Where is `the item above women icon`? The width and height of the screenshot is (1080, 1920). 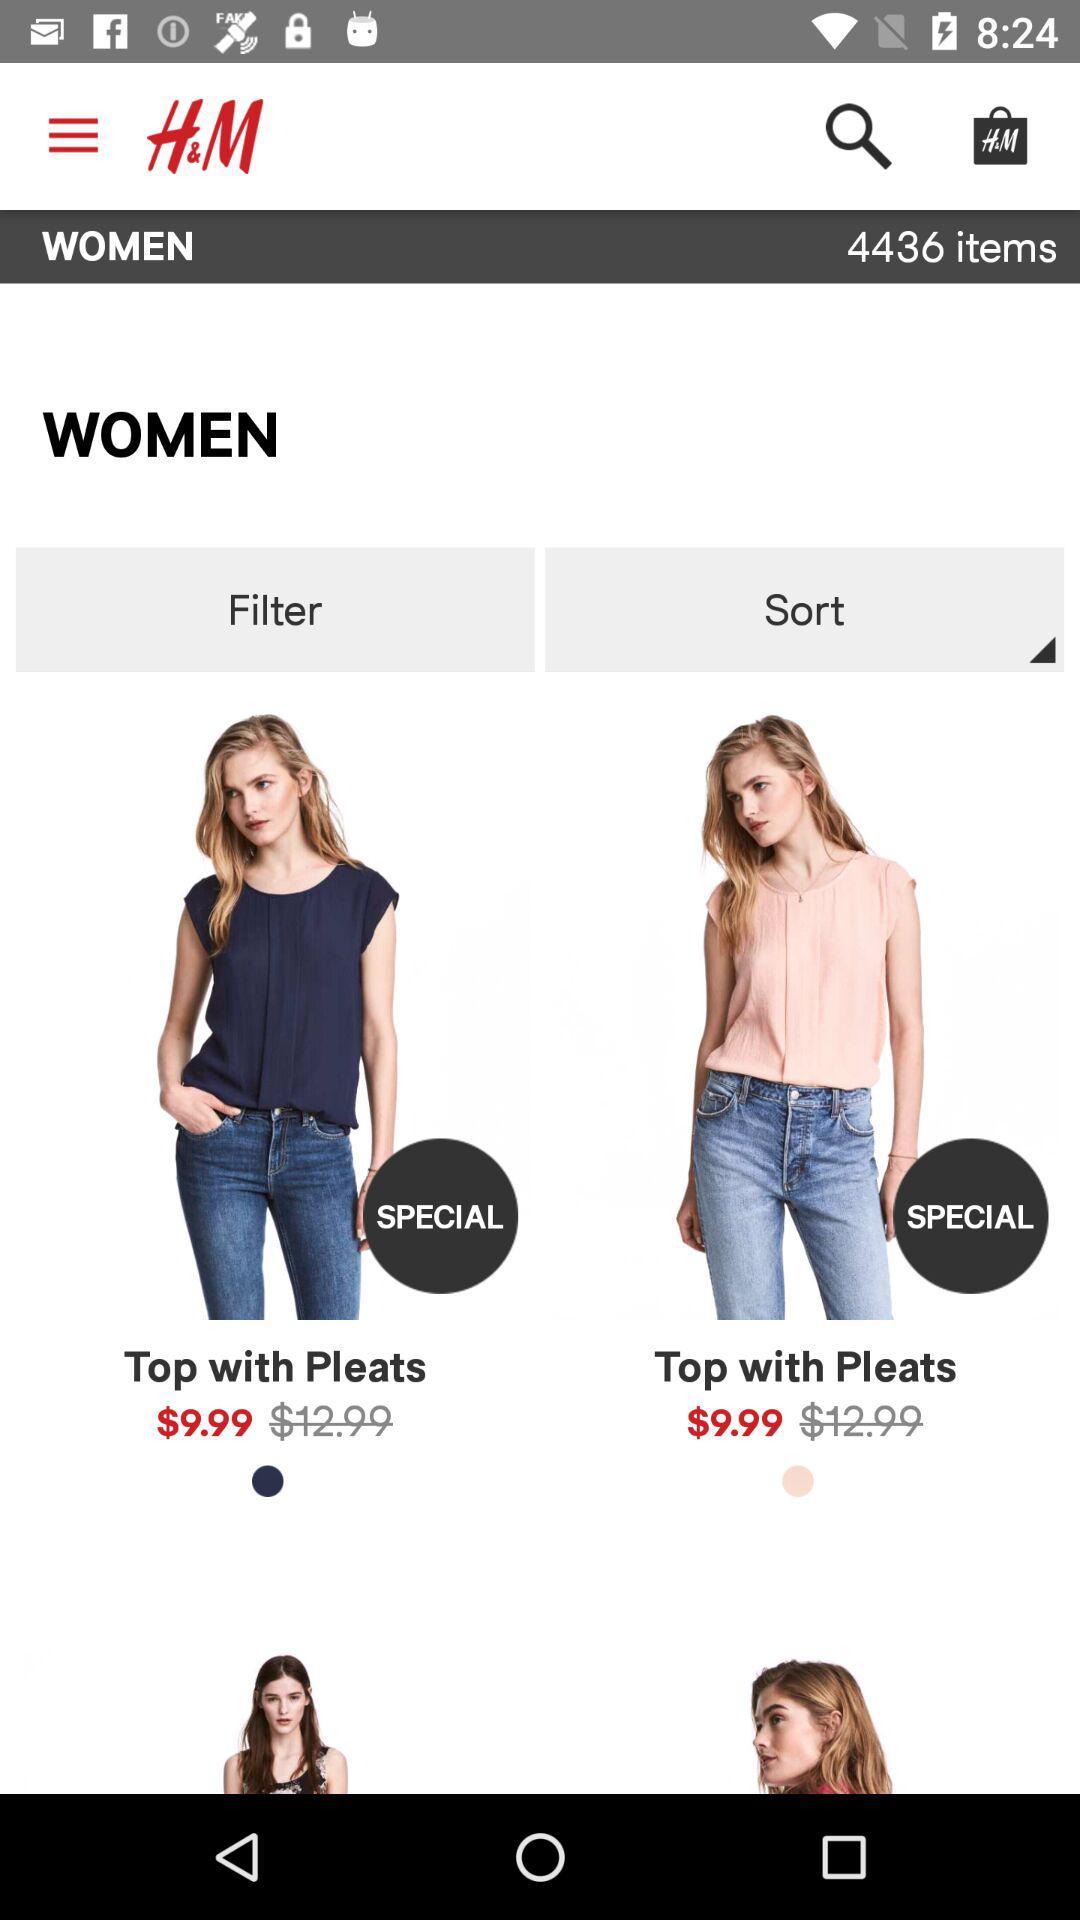 the item above women icon is located at coordinates (72, 135).